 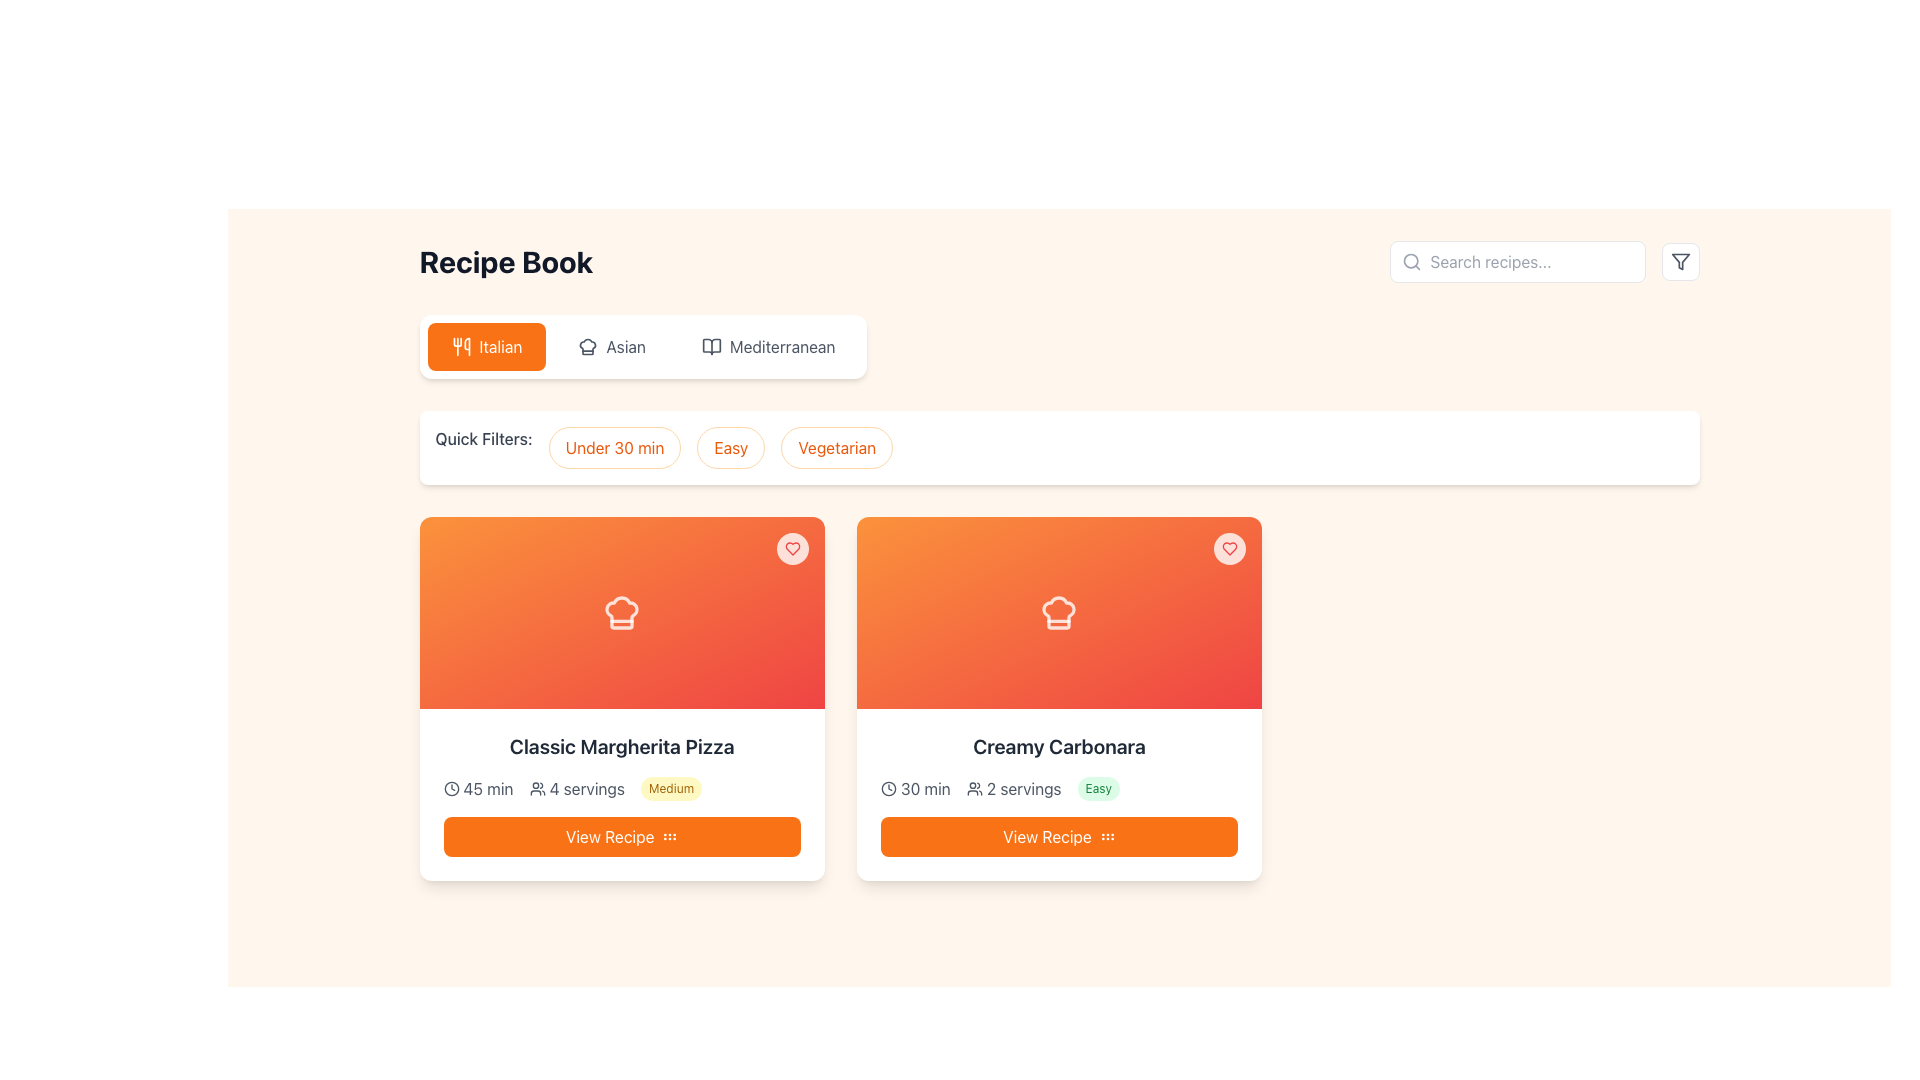 I want to click on the button at the bottom center of the 'Classic Margherita Pizza' recipe card to trigger a color change effect, so click(x=621, y=837).